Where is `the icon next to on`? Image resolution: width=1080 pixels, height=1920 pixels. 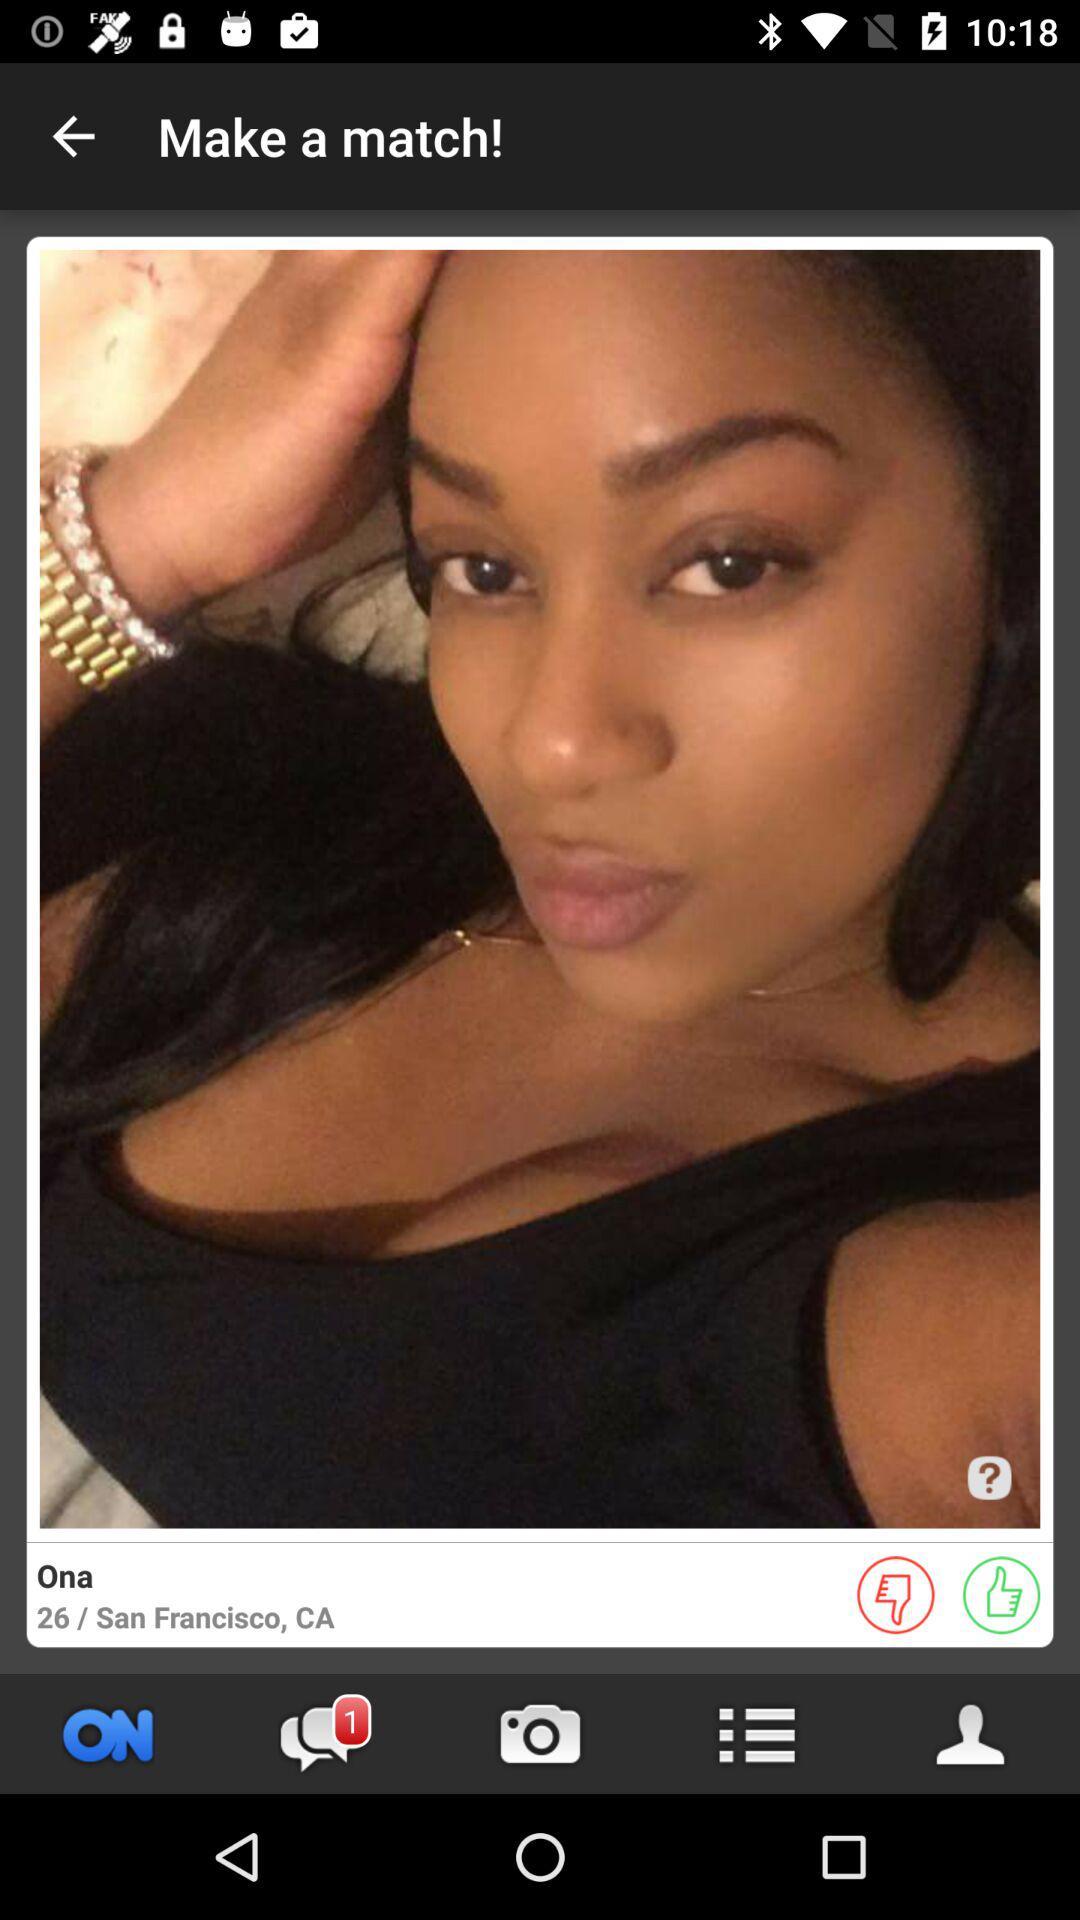
the icon next to on is located at coordinates (323, 1733).